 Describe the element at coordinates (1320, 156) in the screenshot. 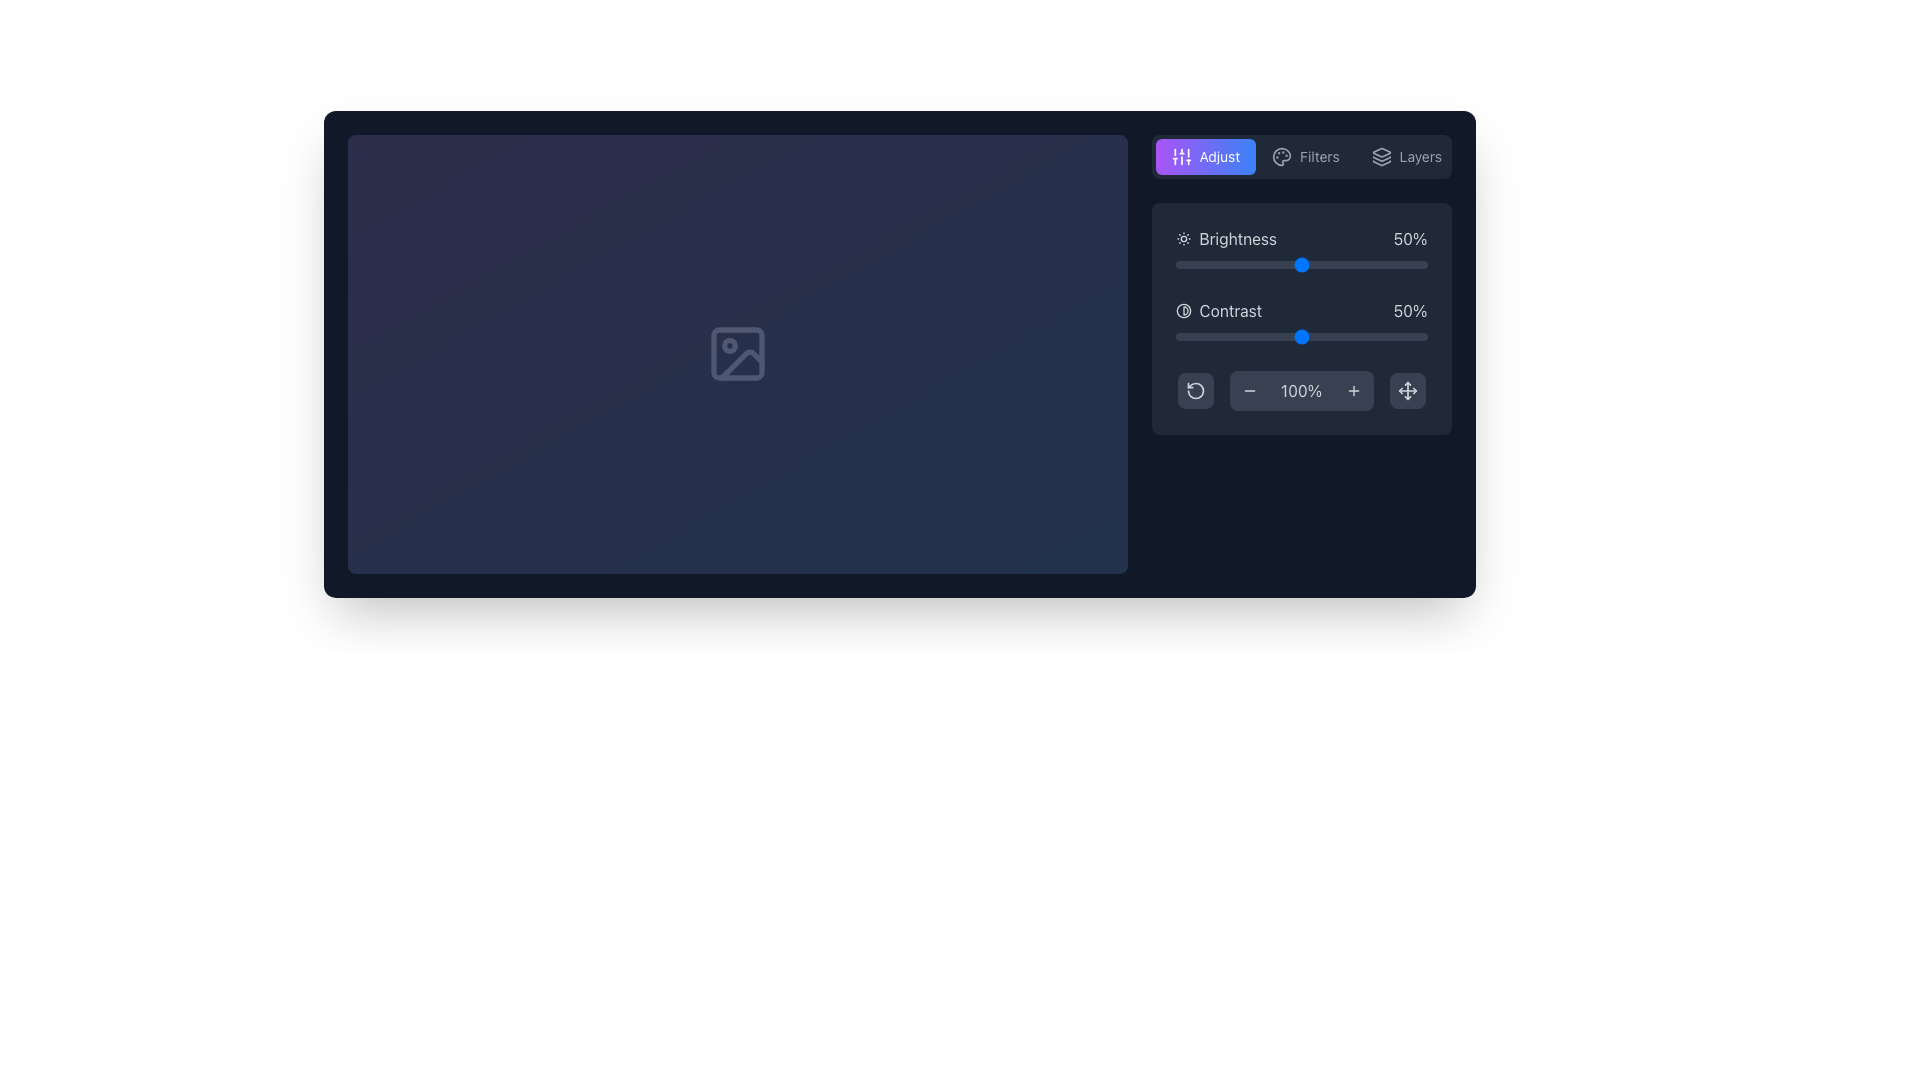

I see `the 'Filters' text label located in the top-right section of the settings panel` at that location.